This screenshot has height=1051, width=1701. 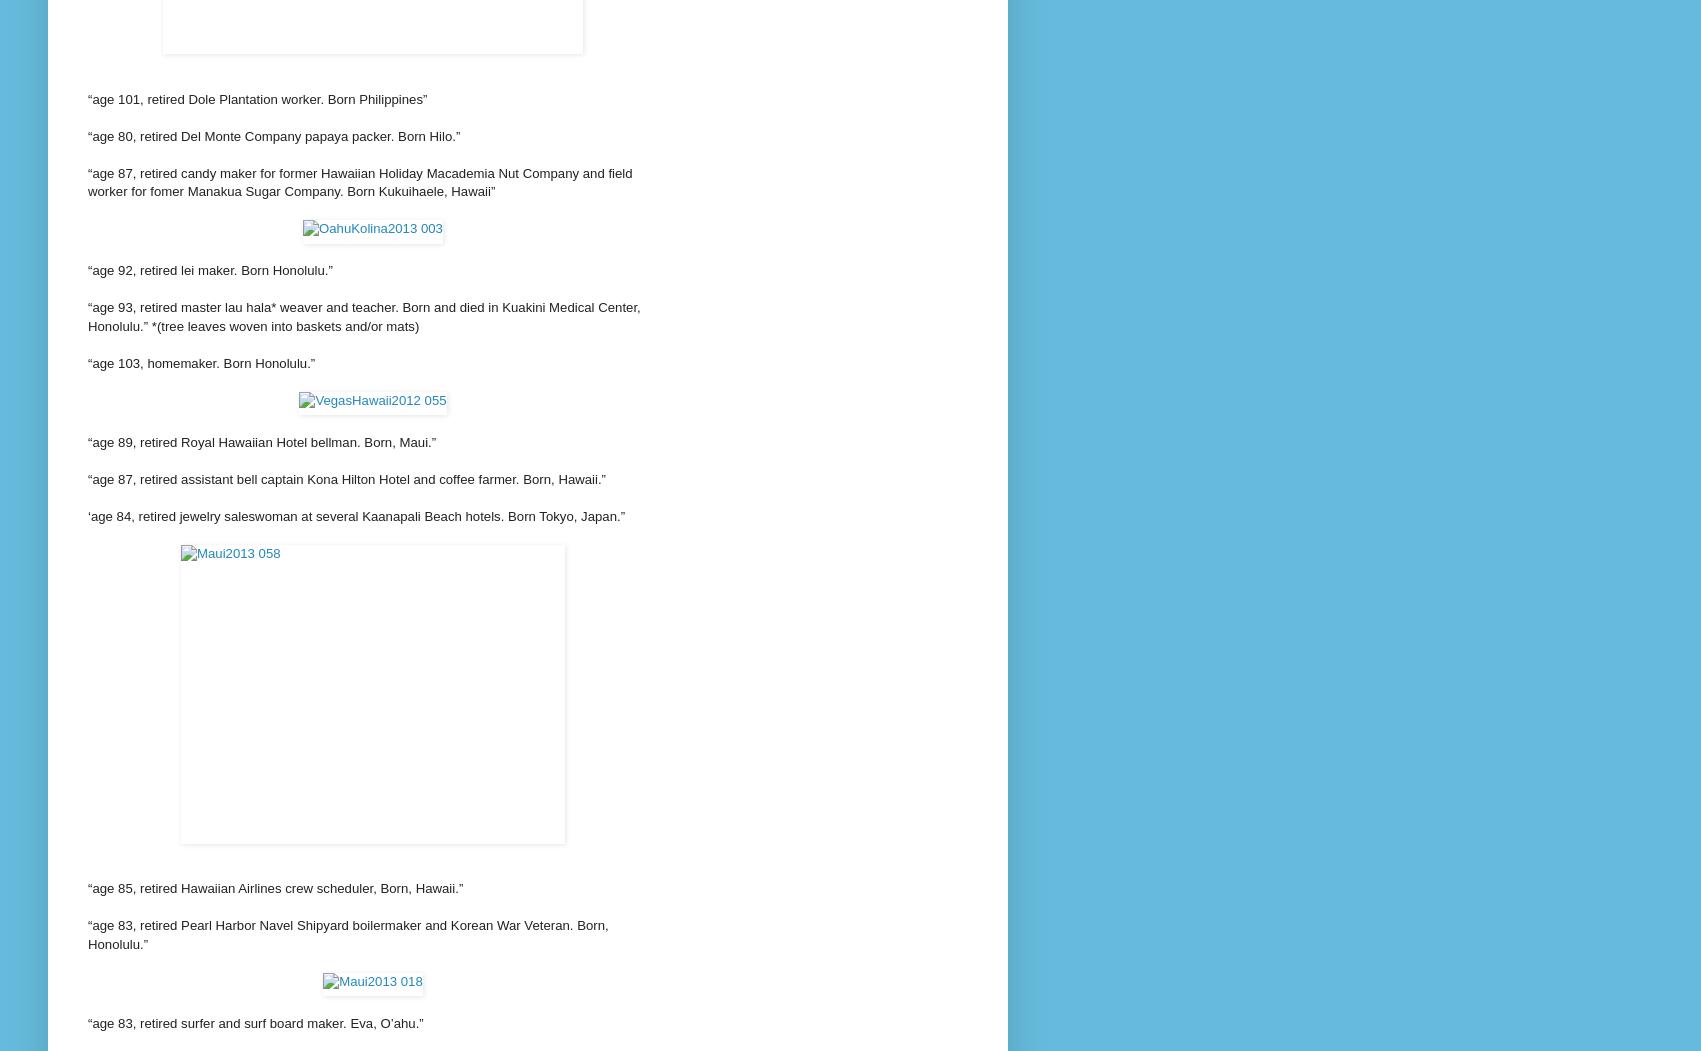 I want to click on '‘age 84, retired jewelry saleswoman at several Kaanapali Beach hotels. Born Tokyo, Japan.”', so click(x=87, y=515).